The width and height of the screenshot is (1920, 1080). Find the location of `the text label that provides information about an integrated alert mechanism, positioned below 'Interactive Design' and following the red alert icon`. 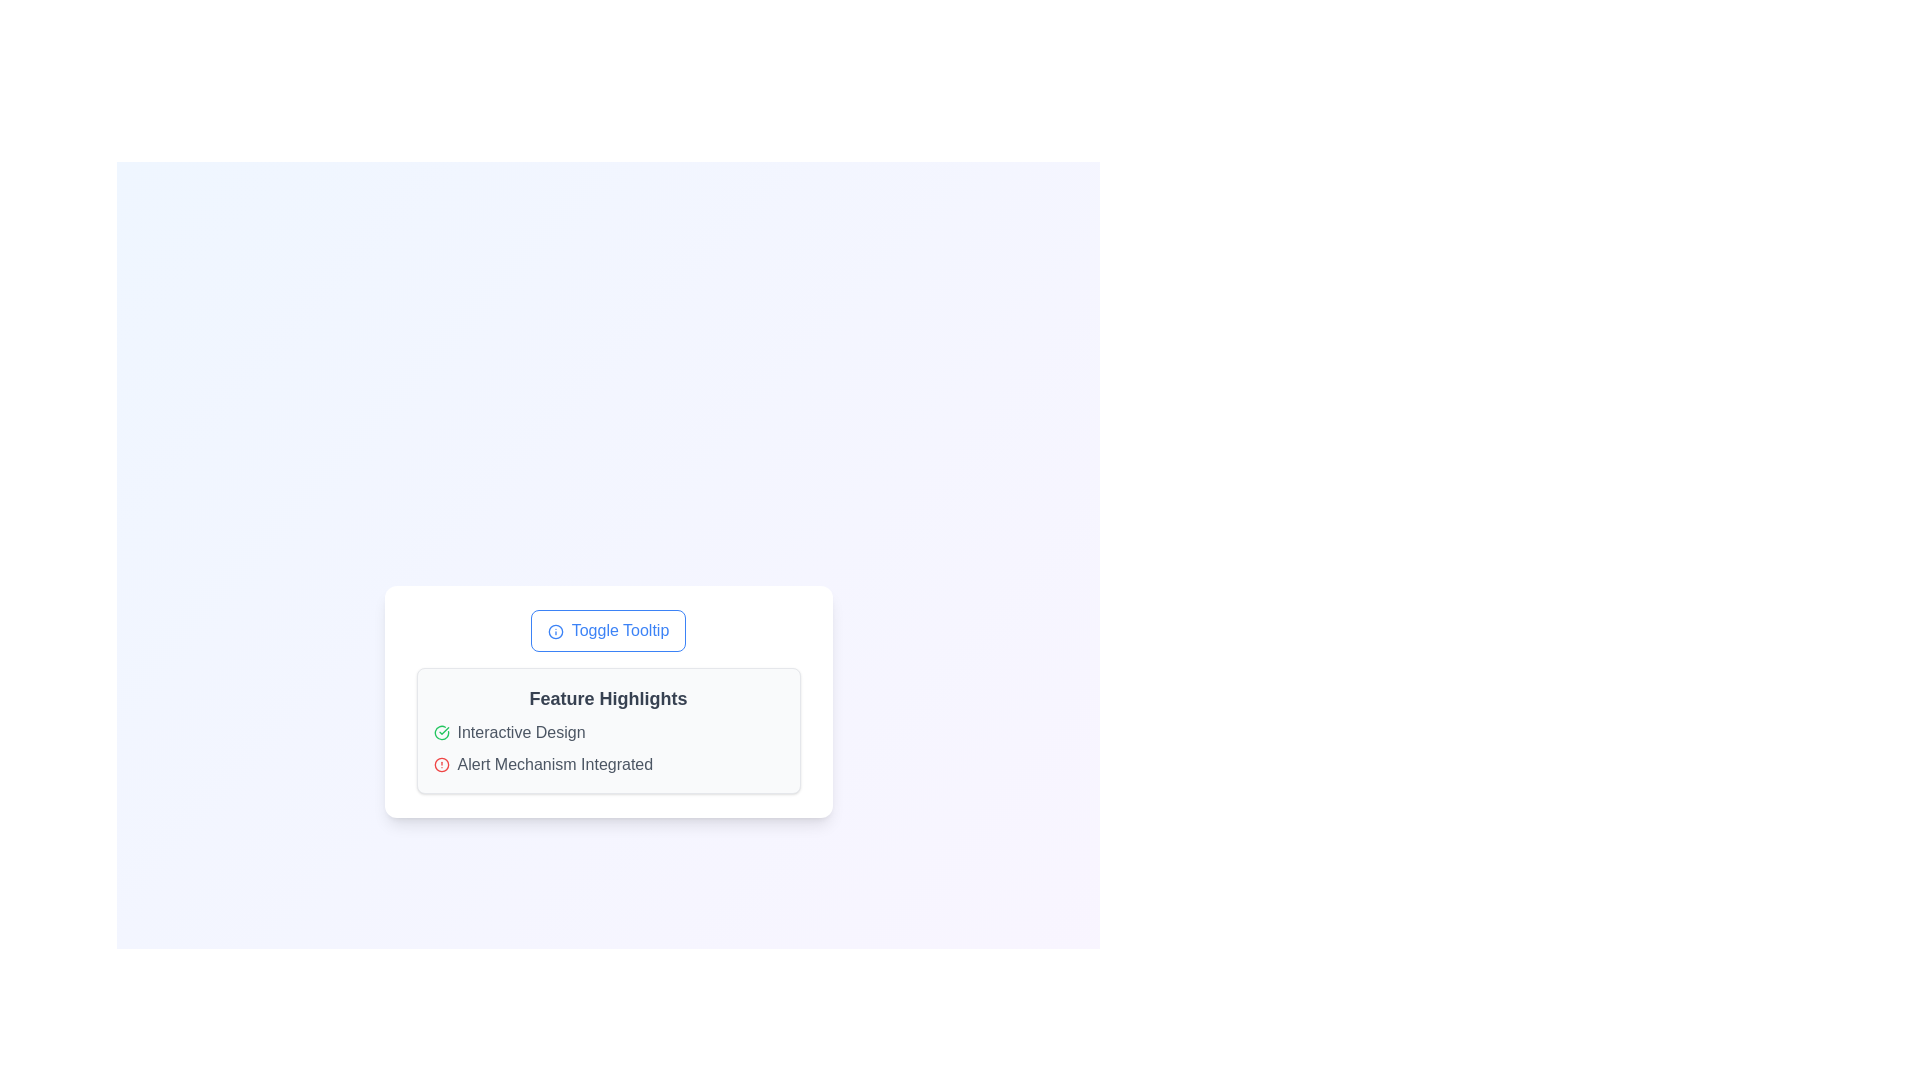

the text label that provides information about an integrated alert mechanism, positioned below 'Interactive Design' and following the red alert icon is located at coordinates (555, 764).